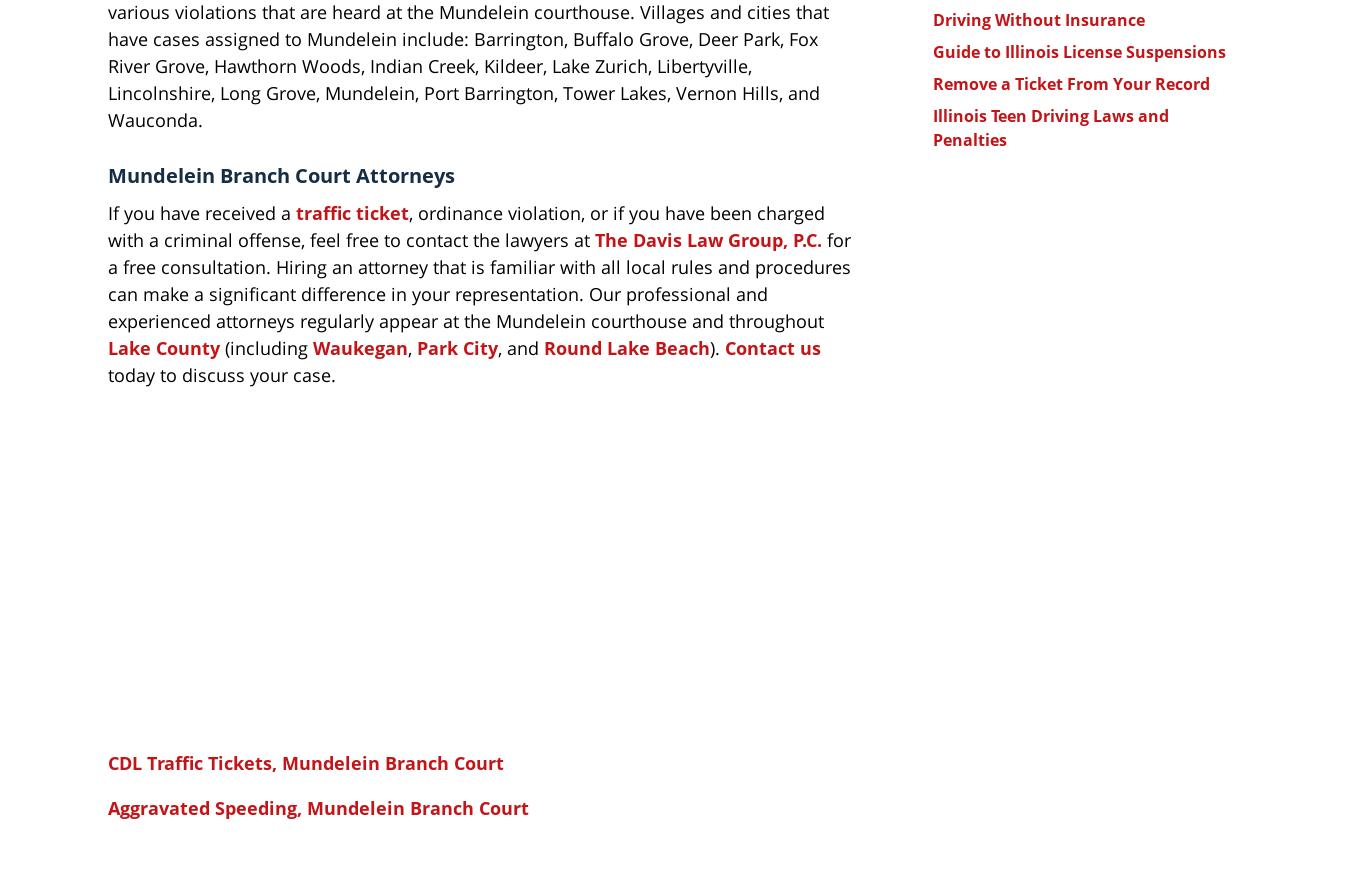 This screenshot has height=871, width=1366. Describe the element at coordinates (219, 346) in the screenshot. I see `'(including'` at that location.